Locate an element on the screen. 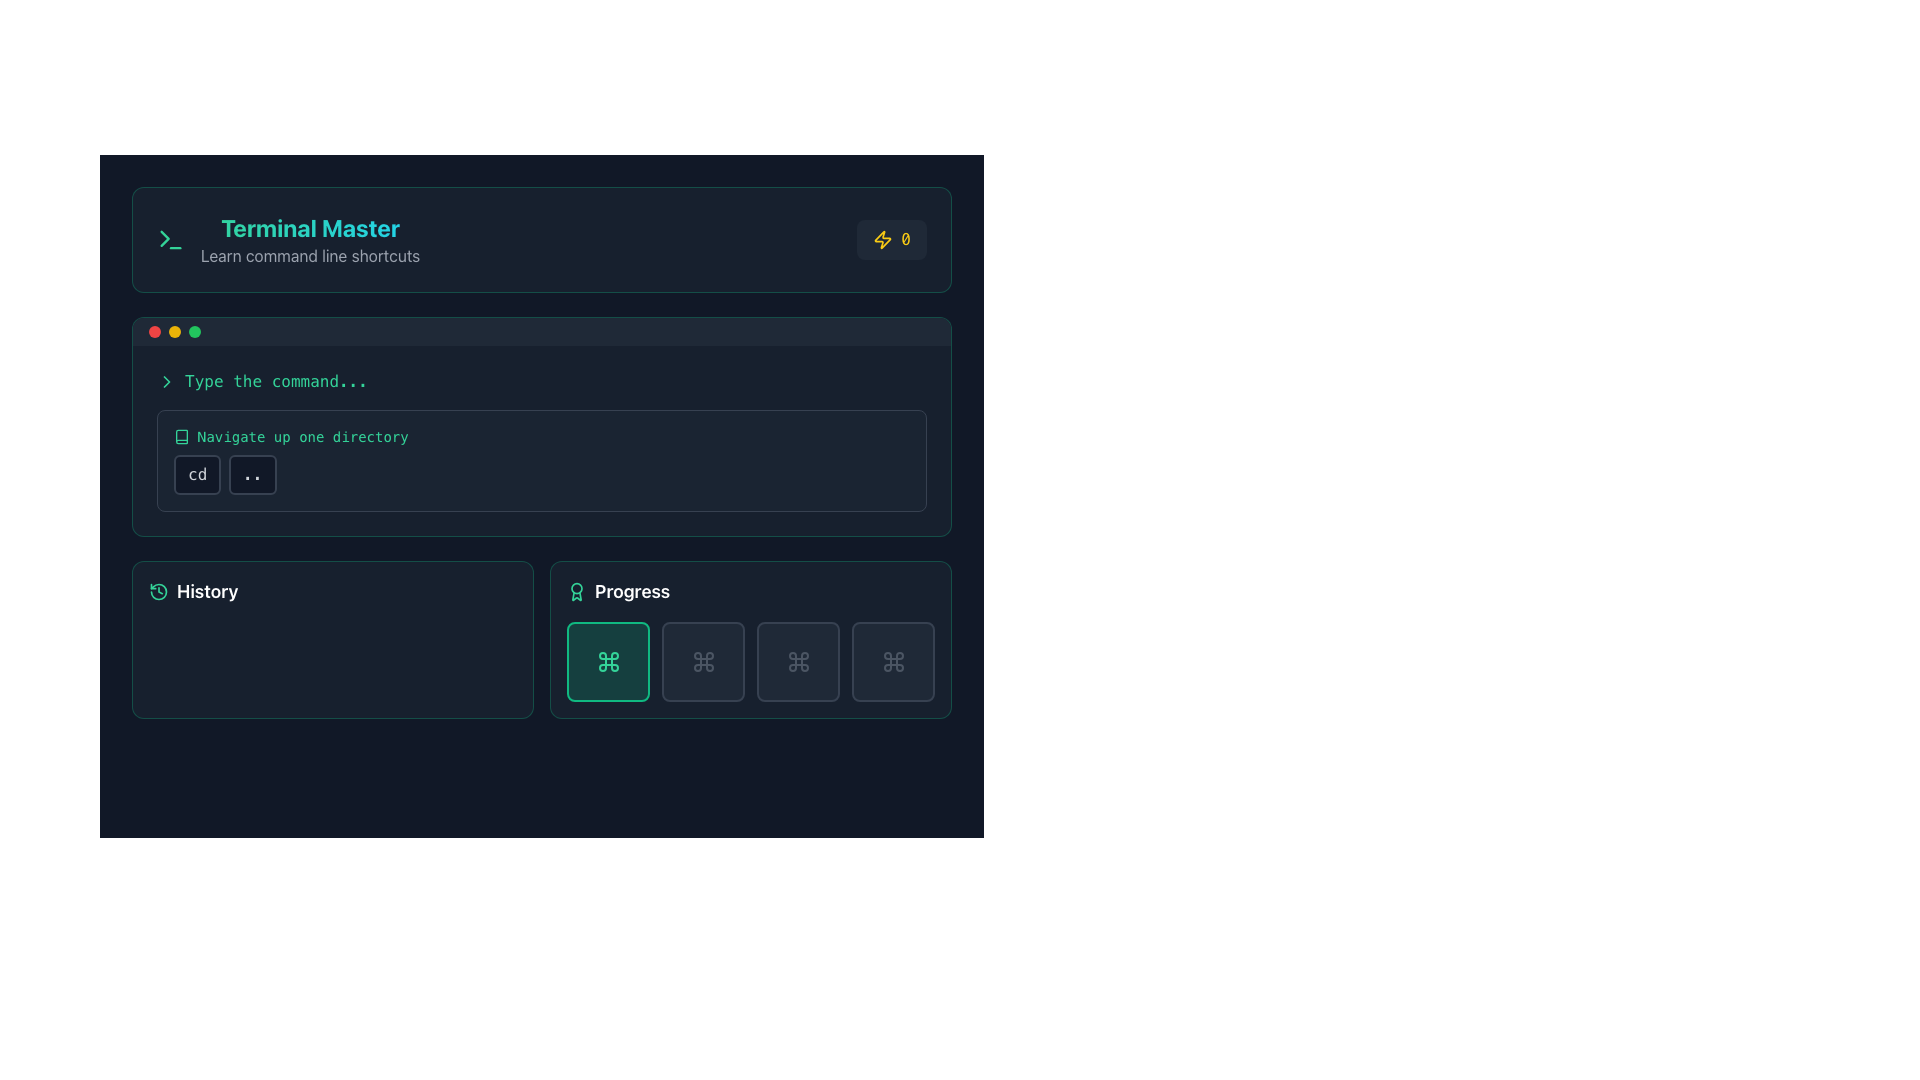 Image resolution: width=1920 pixels, height=1080 pixels. the third square-shaped button with rounded corners in the 'Progress' section, which has a dark gray background and a lighter gray 'command' symbol icon at the center is located at coordinates (797, 662).